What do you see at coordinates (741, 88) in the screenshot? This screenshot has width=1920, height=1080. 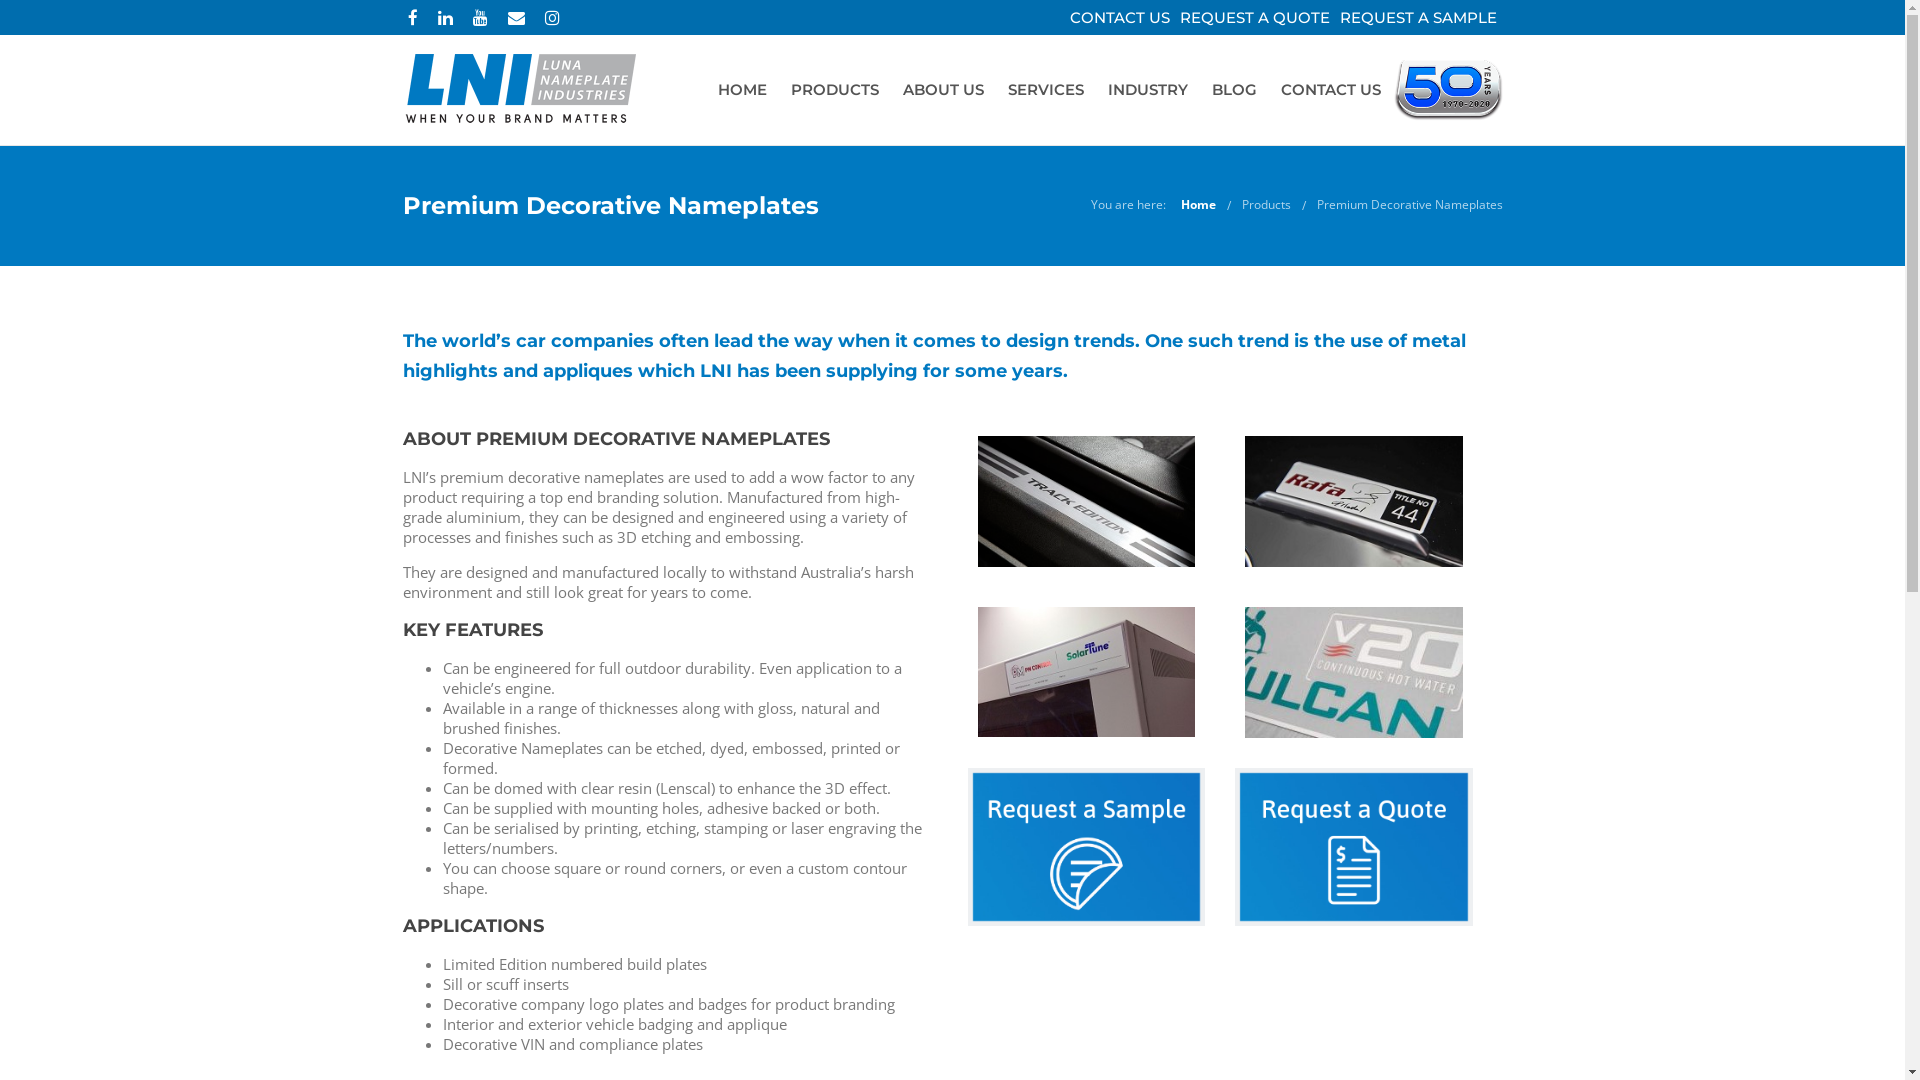 I see `'HOME'` at bounding box center [741, 88].